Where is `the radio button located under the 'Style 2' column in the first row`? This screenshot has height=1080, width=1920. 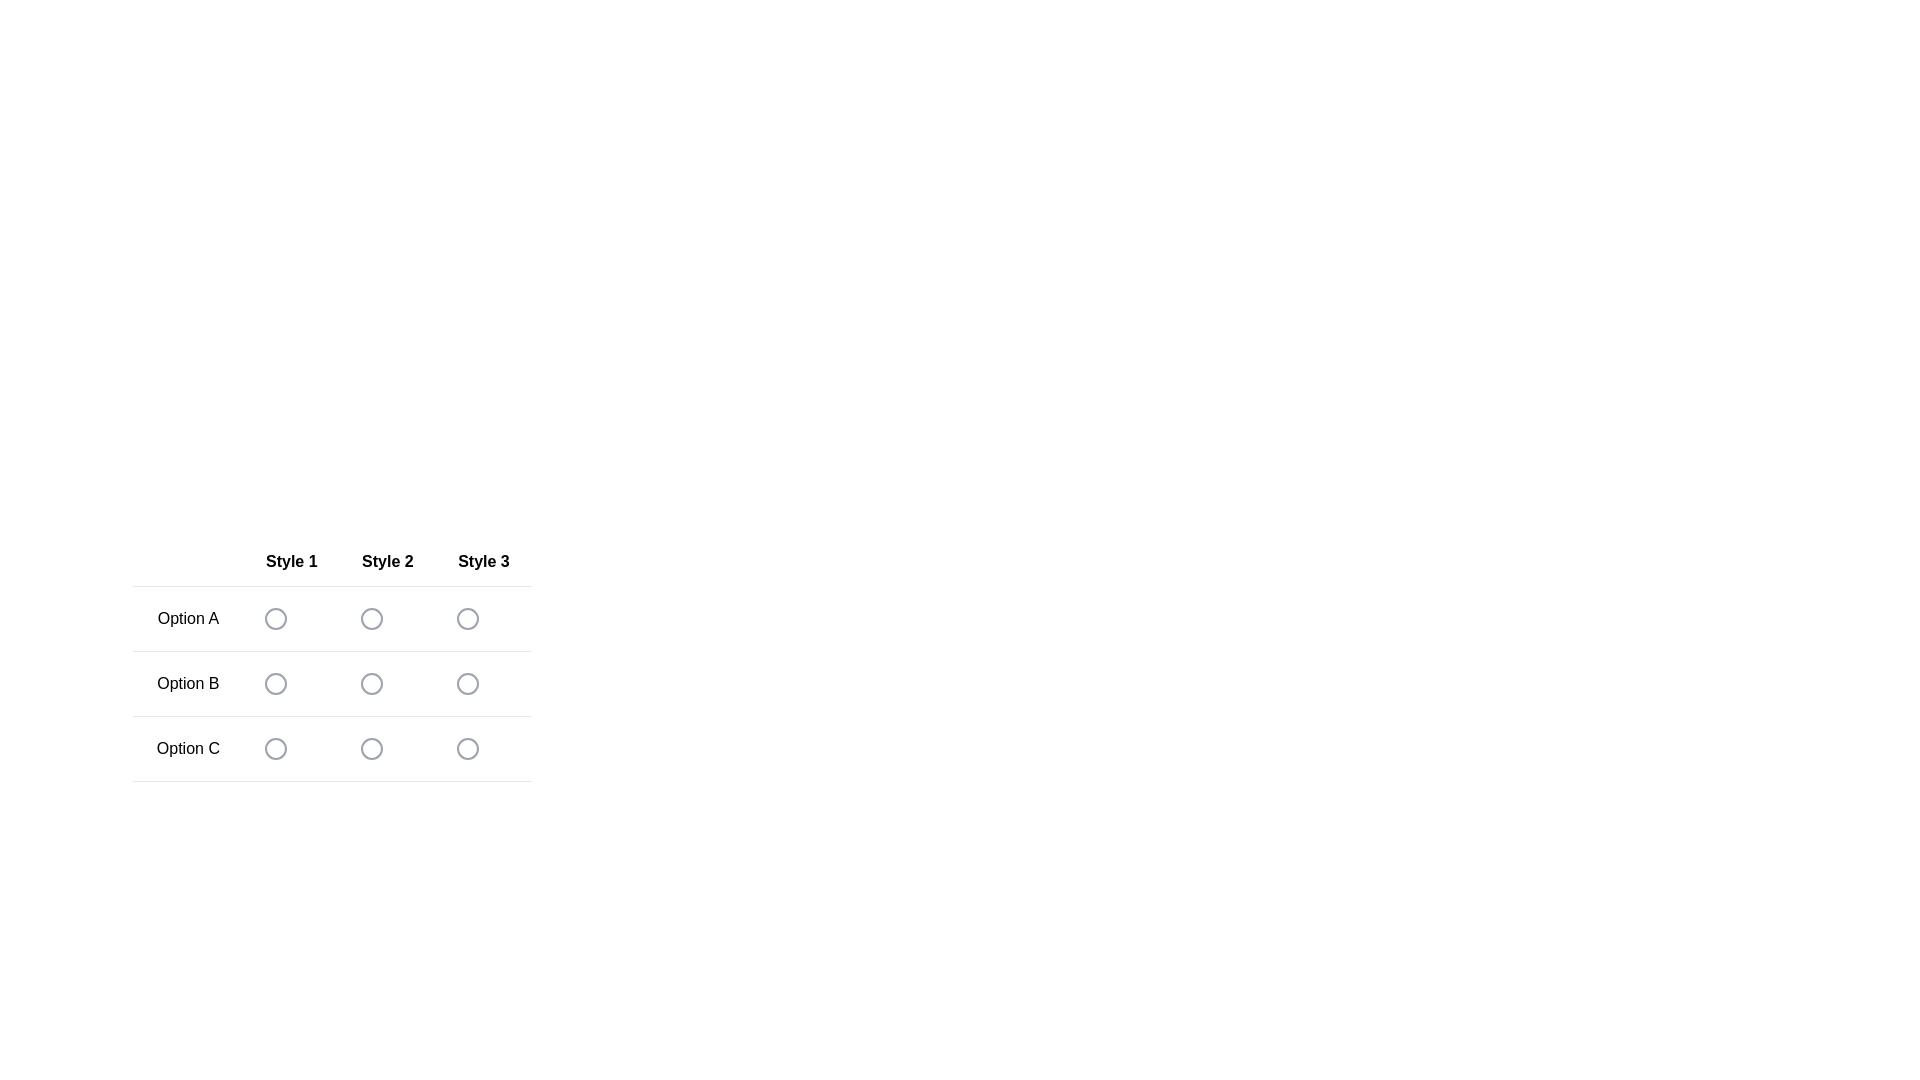
the radio button located under the 'Style 2' column in the first row is located at coordinates (371, 617).